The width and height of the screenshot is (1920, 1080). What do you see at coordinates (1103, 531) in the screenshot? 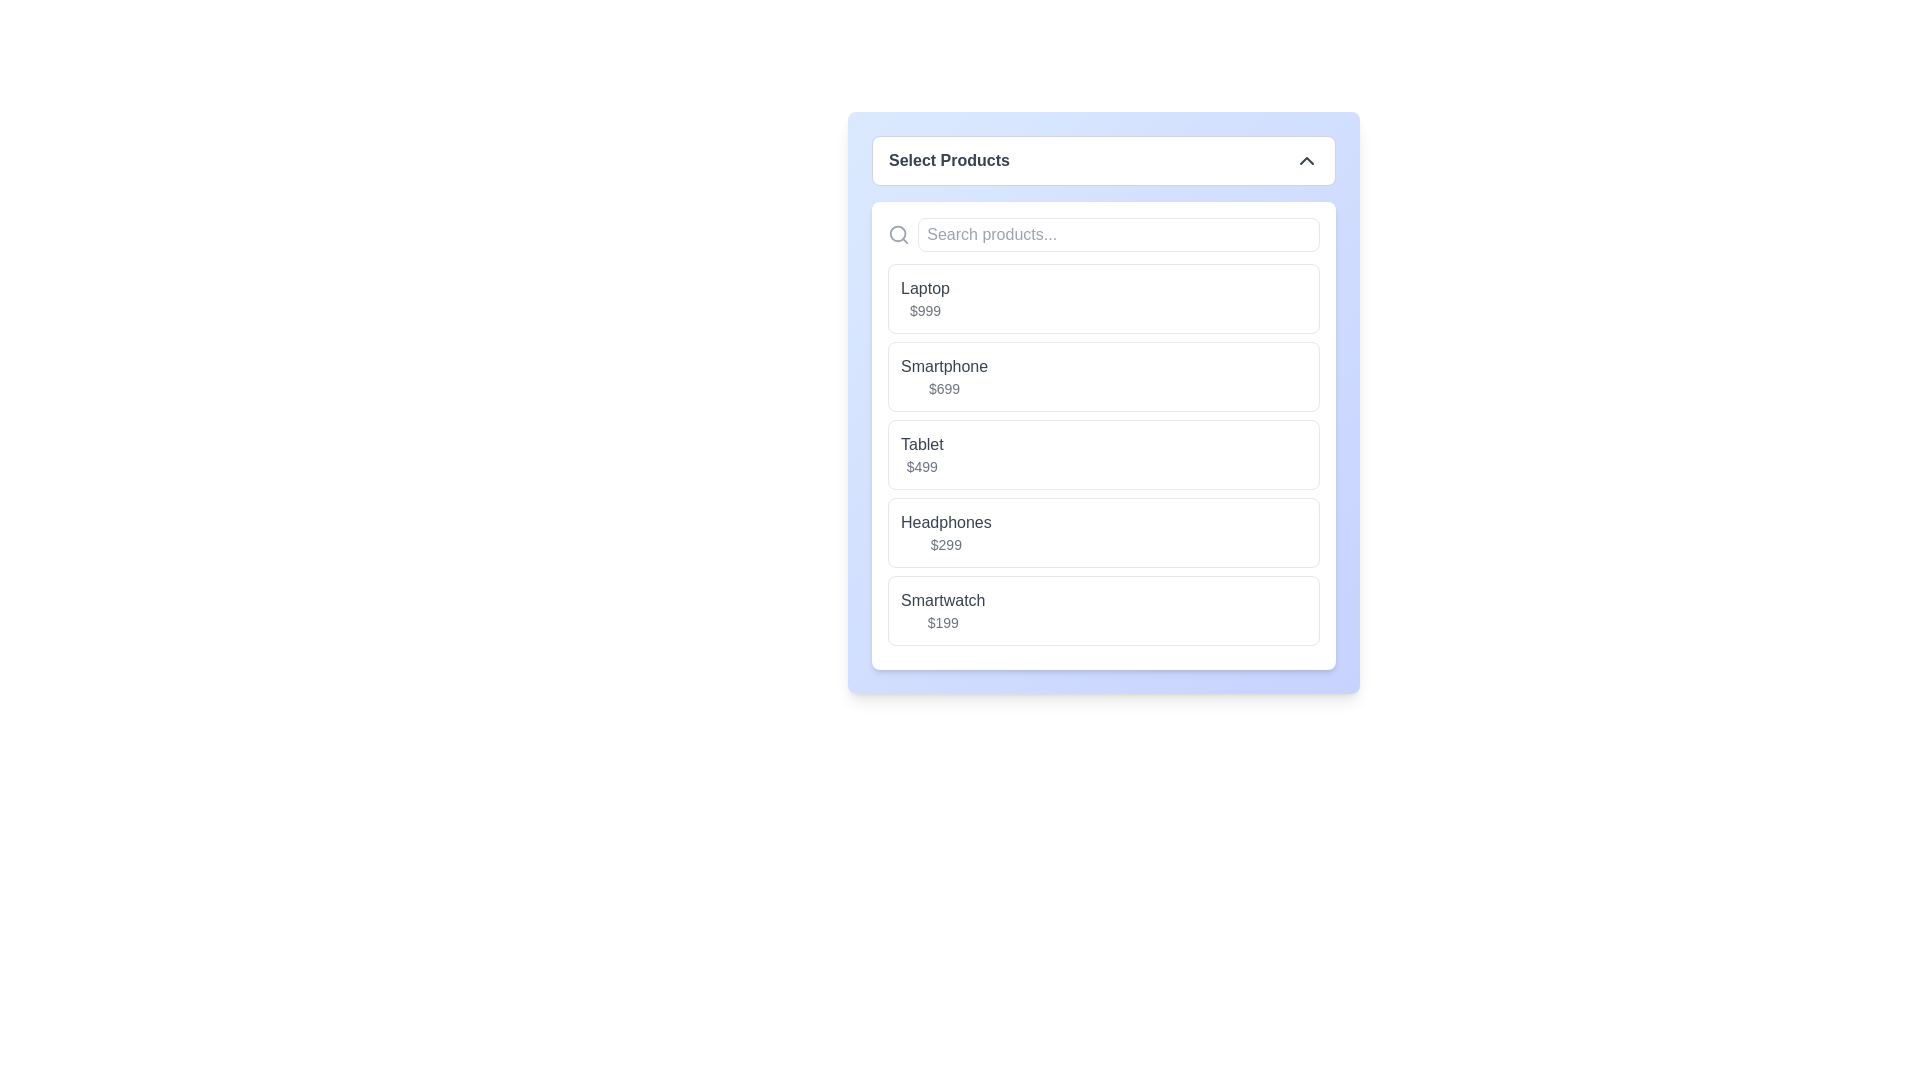
I see `the selectable list item displaying 'Headphones'` at bounding box center [1103, 531].